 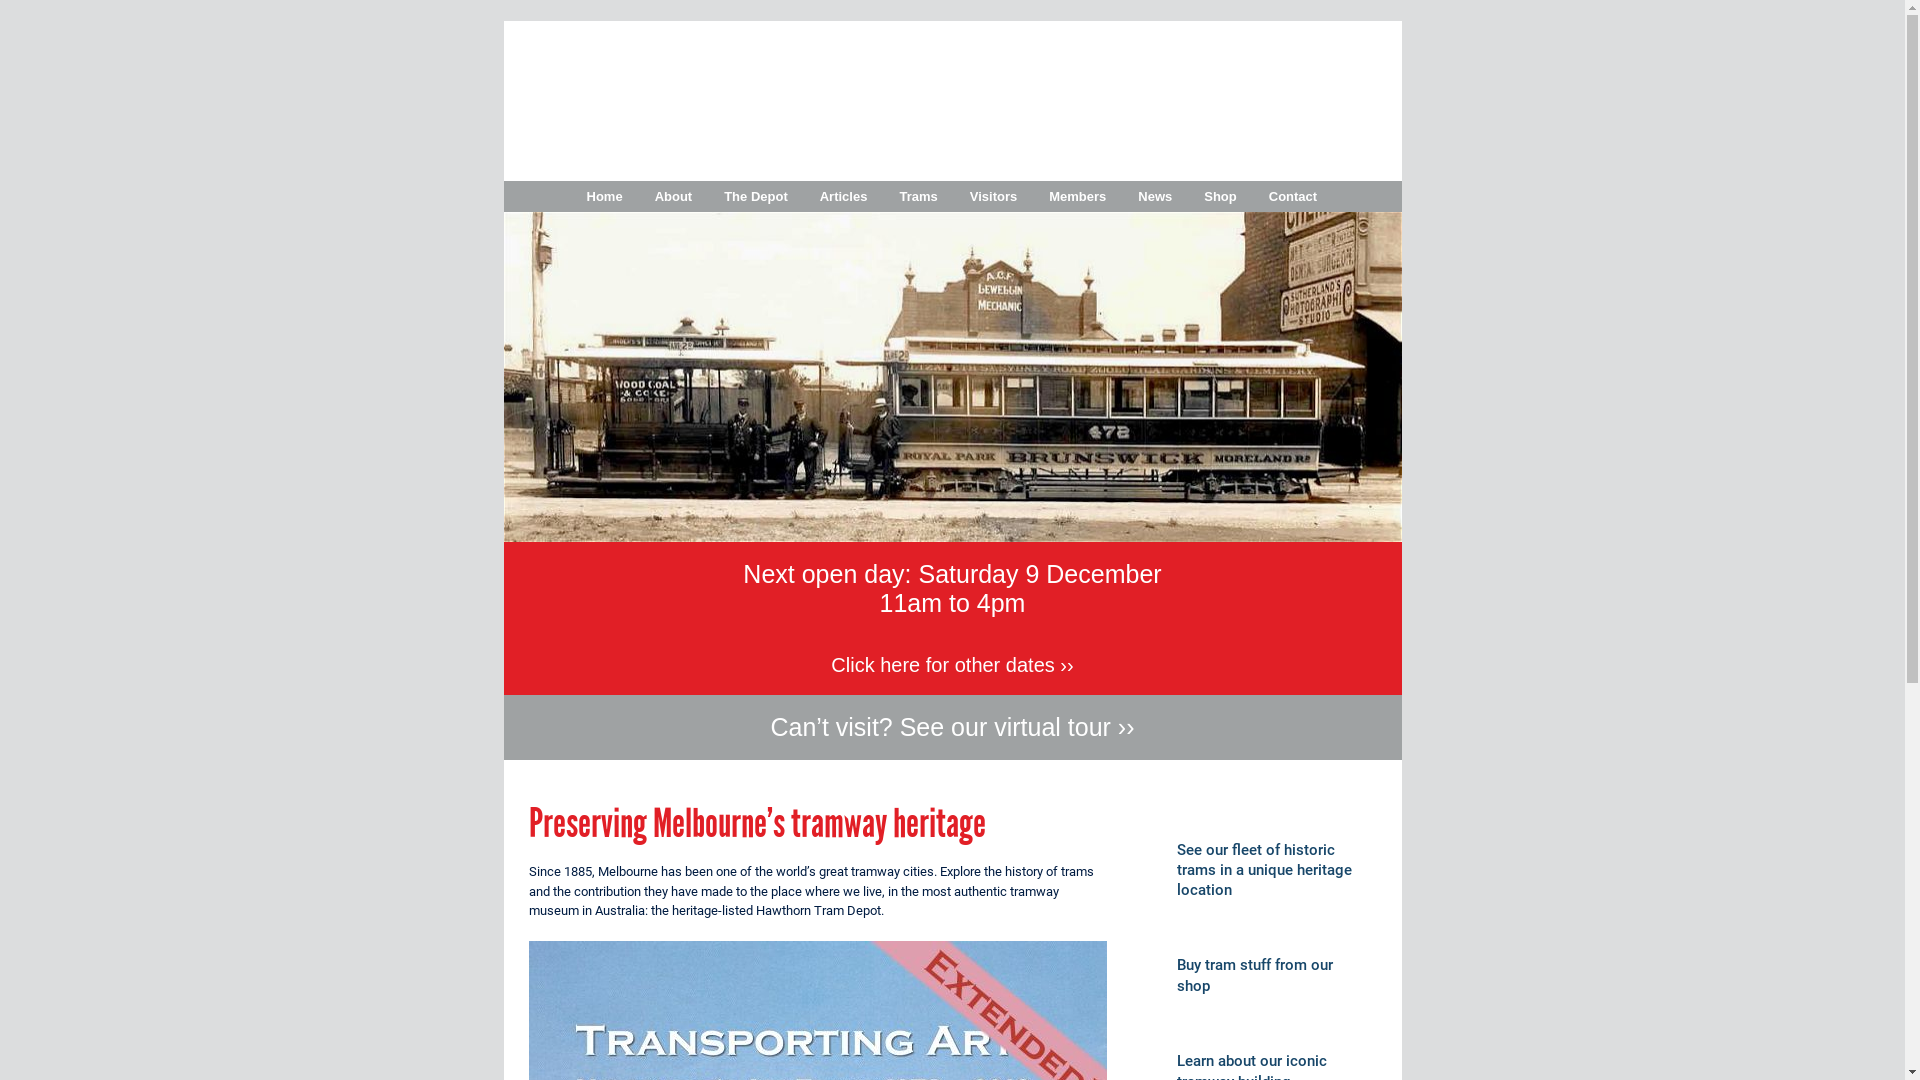 I want to click on 'Subscribe to Melbourne Tram Museum's RSS feed', so click(x=1890, y=266).